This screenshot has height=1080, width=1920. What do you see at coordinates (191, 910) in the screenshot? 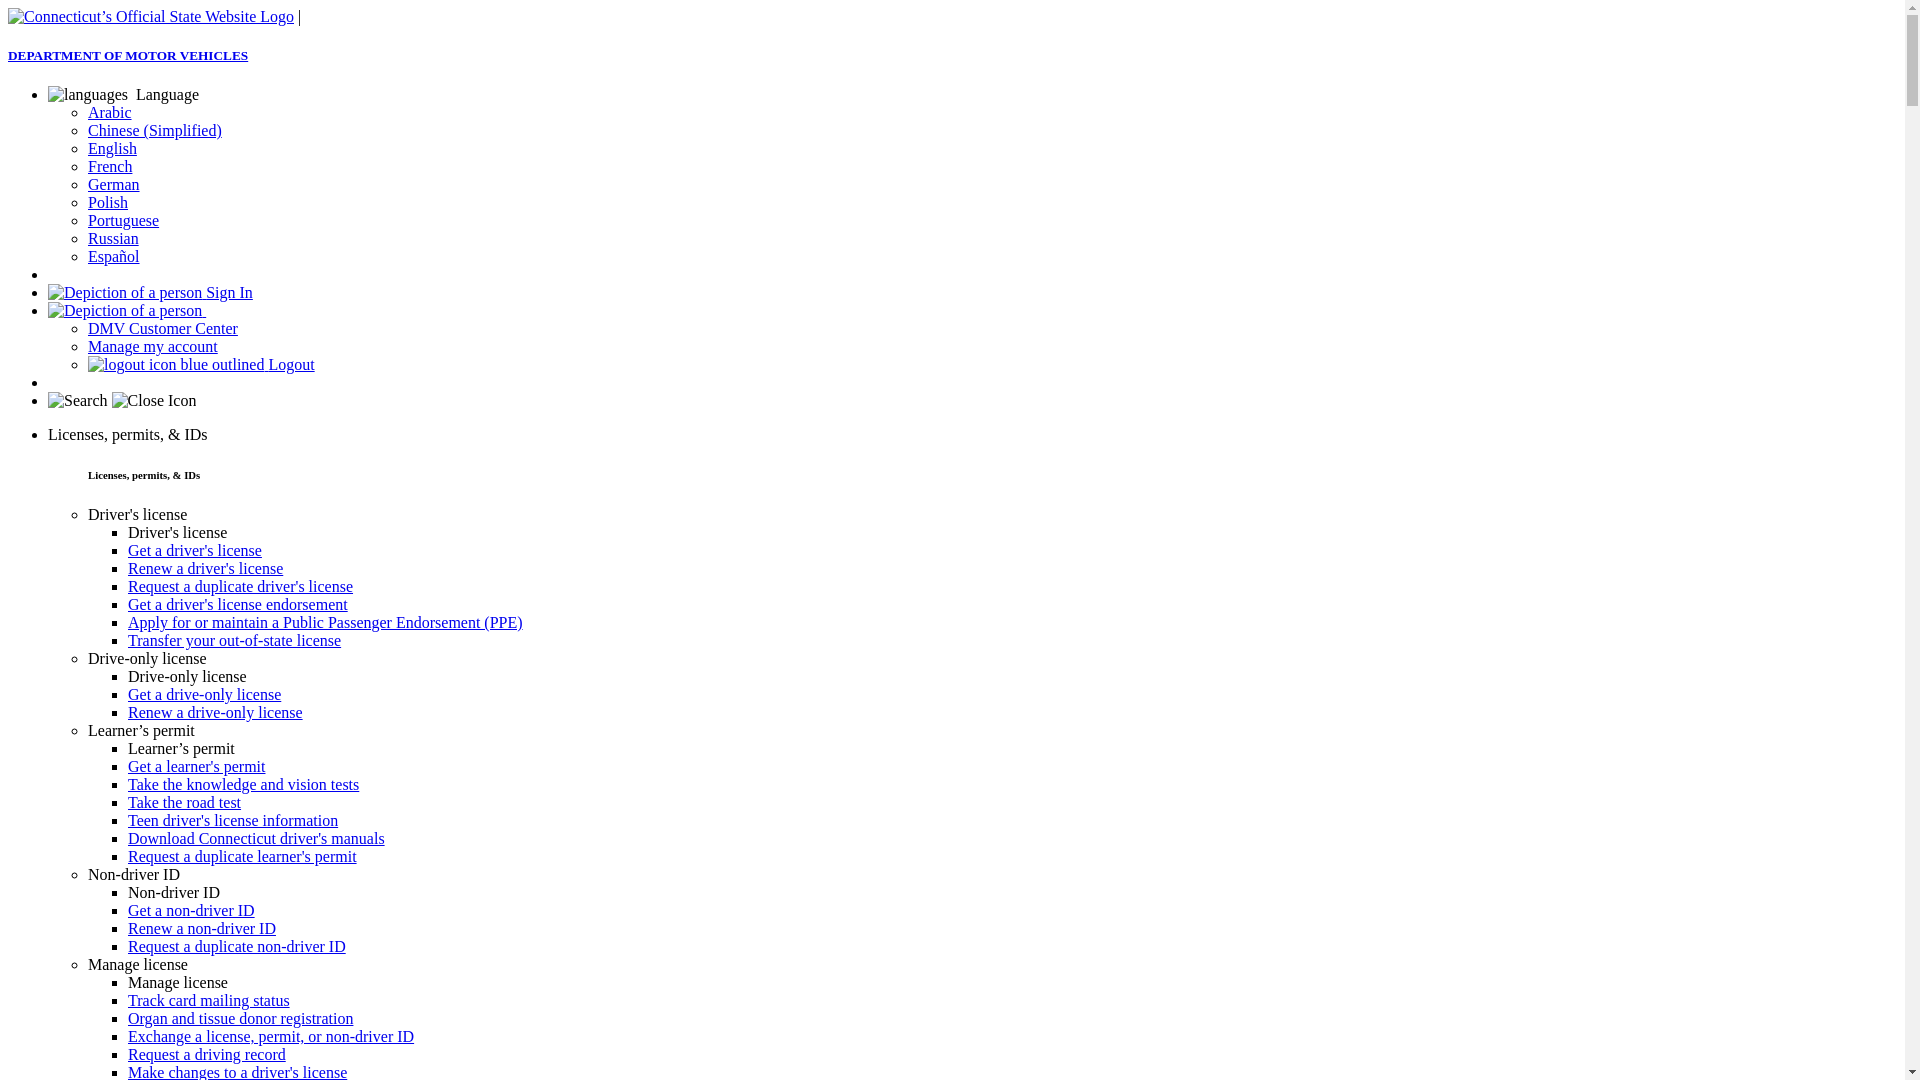
I see `'Get a non-driver ID'` at bounding box center [191, 910].